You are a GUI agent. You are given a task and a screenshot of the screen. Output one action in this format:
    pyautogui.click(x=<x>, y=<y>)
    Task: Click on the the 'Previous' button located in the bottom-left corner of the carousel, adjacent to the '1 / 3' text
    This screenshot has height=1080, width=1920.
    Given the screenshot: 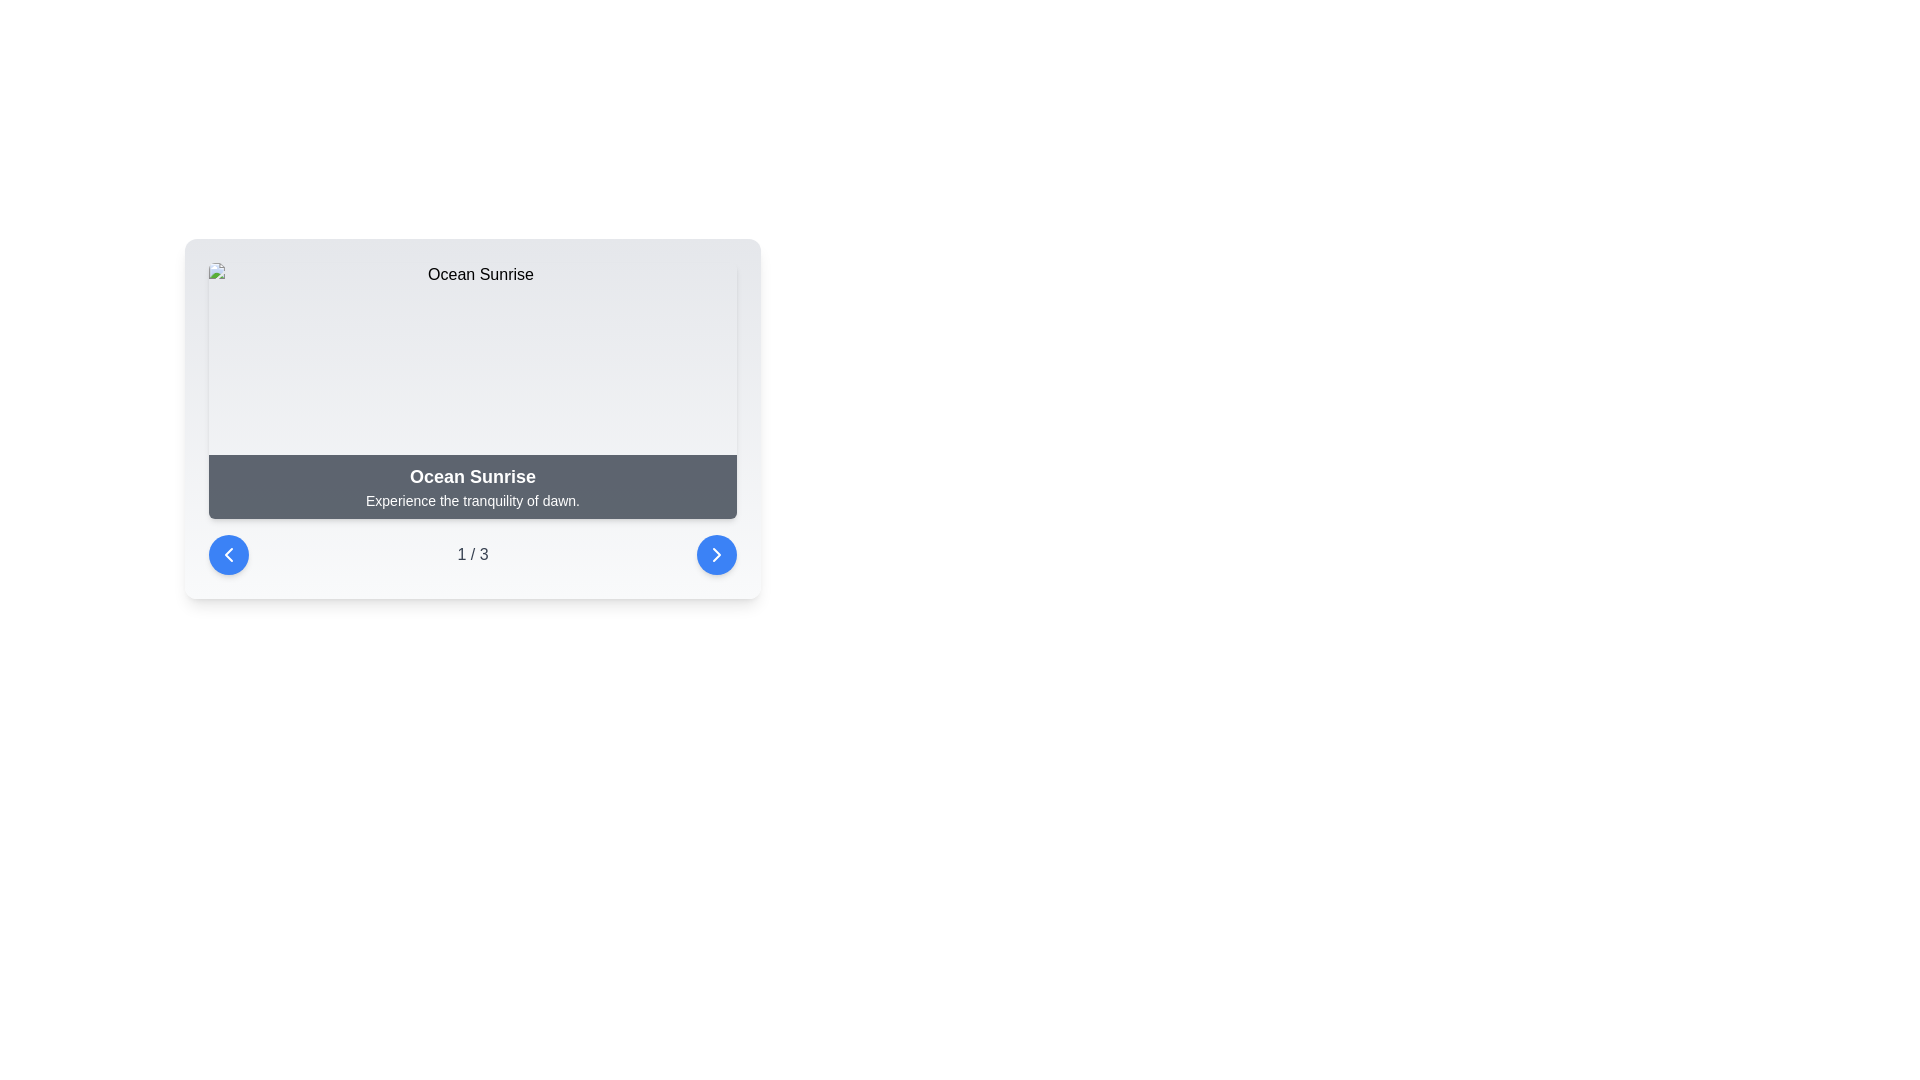 What is the action you would take?
    pyautogui.click(x=229, y=555)
    